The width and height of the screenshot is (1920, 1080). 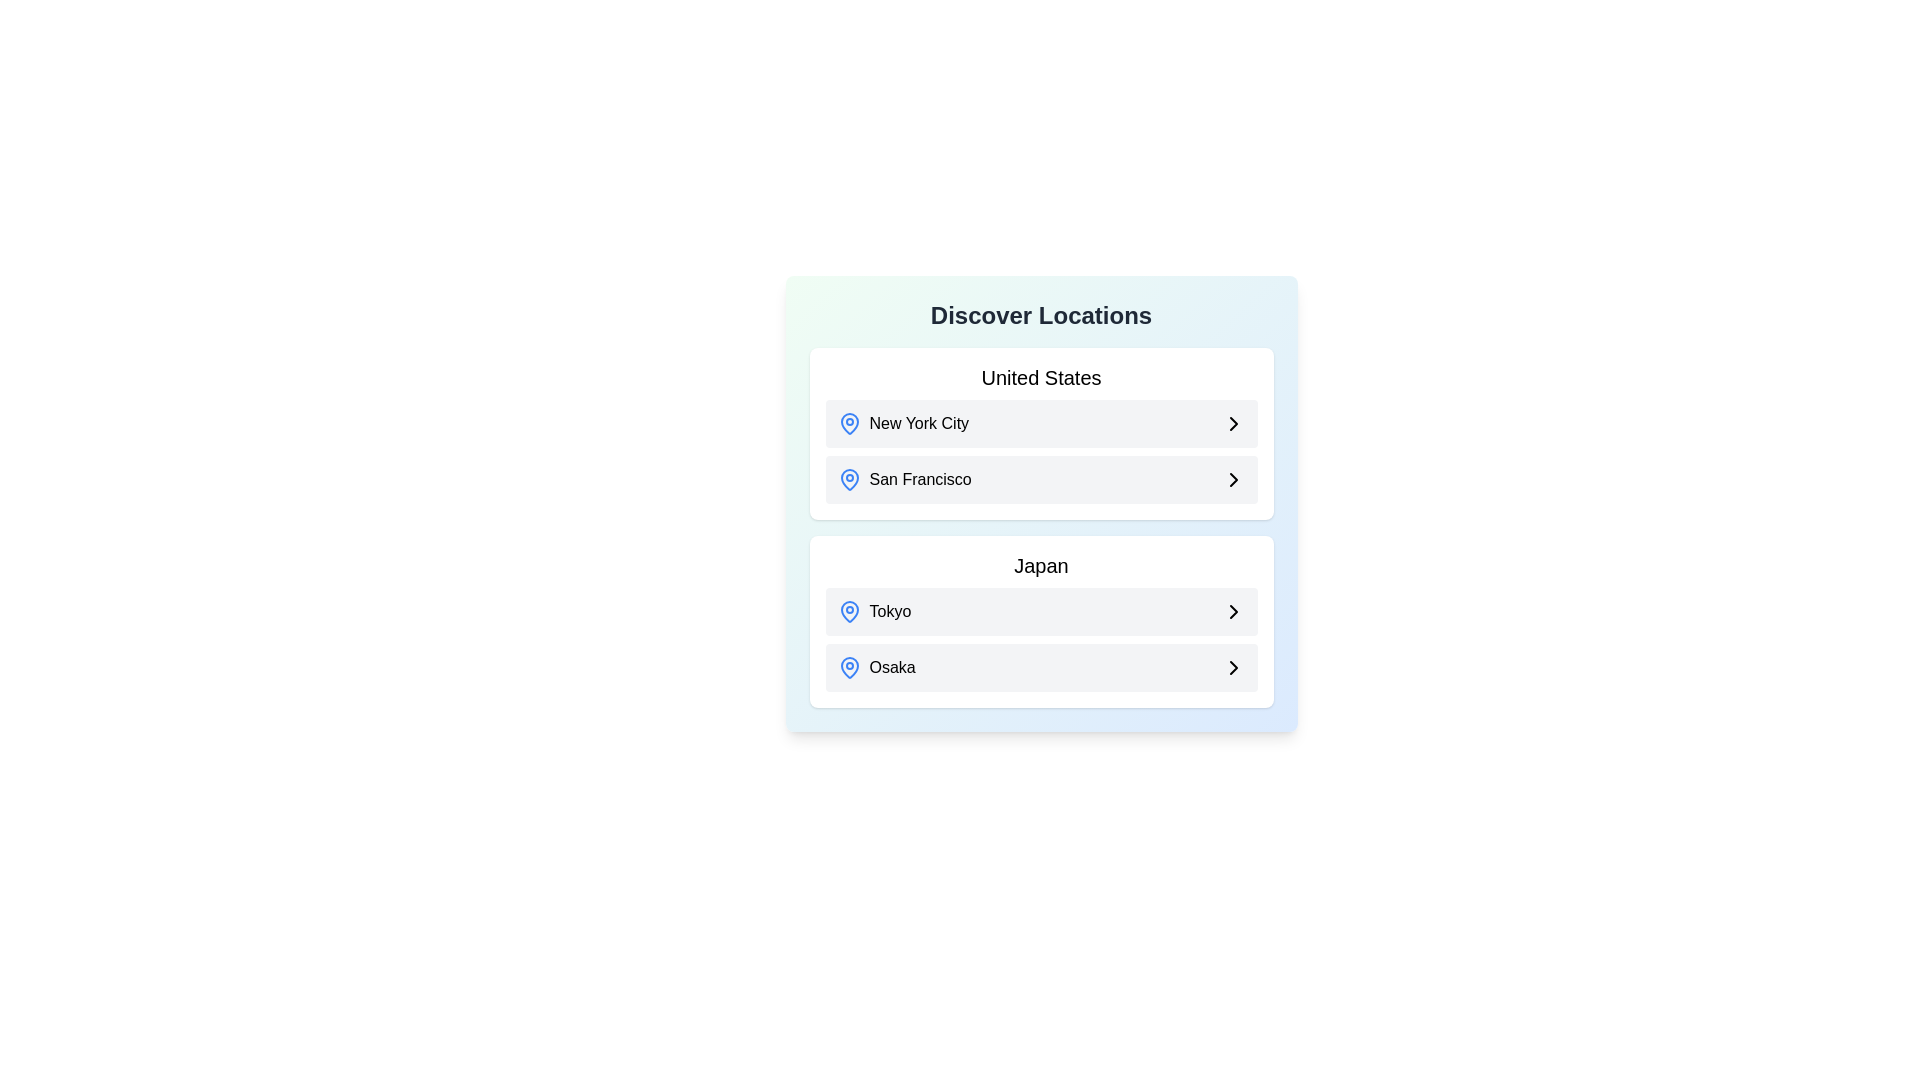 I want to click on the geographical location marker icon preceding the label 'Tokyo' in the second section under the 'Japan' heading, so click(x=849, y=611).